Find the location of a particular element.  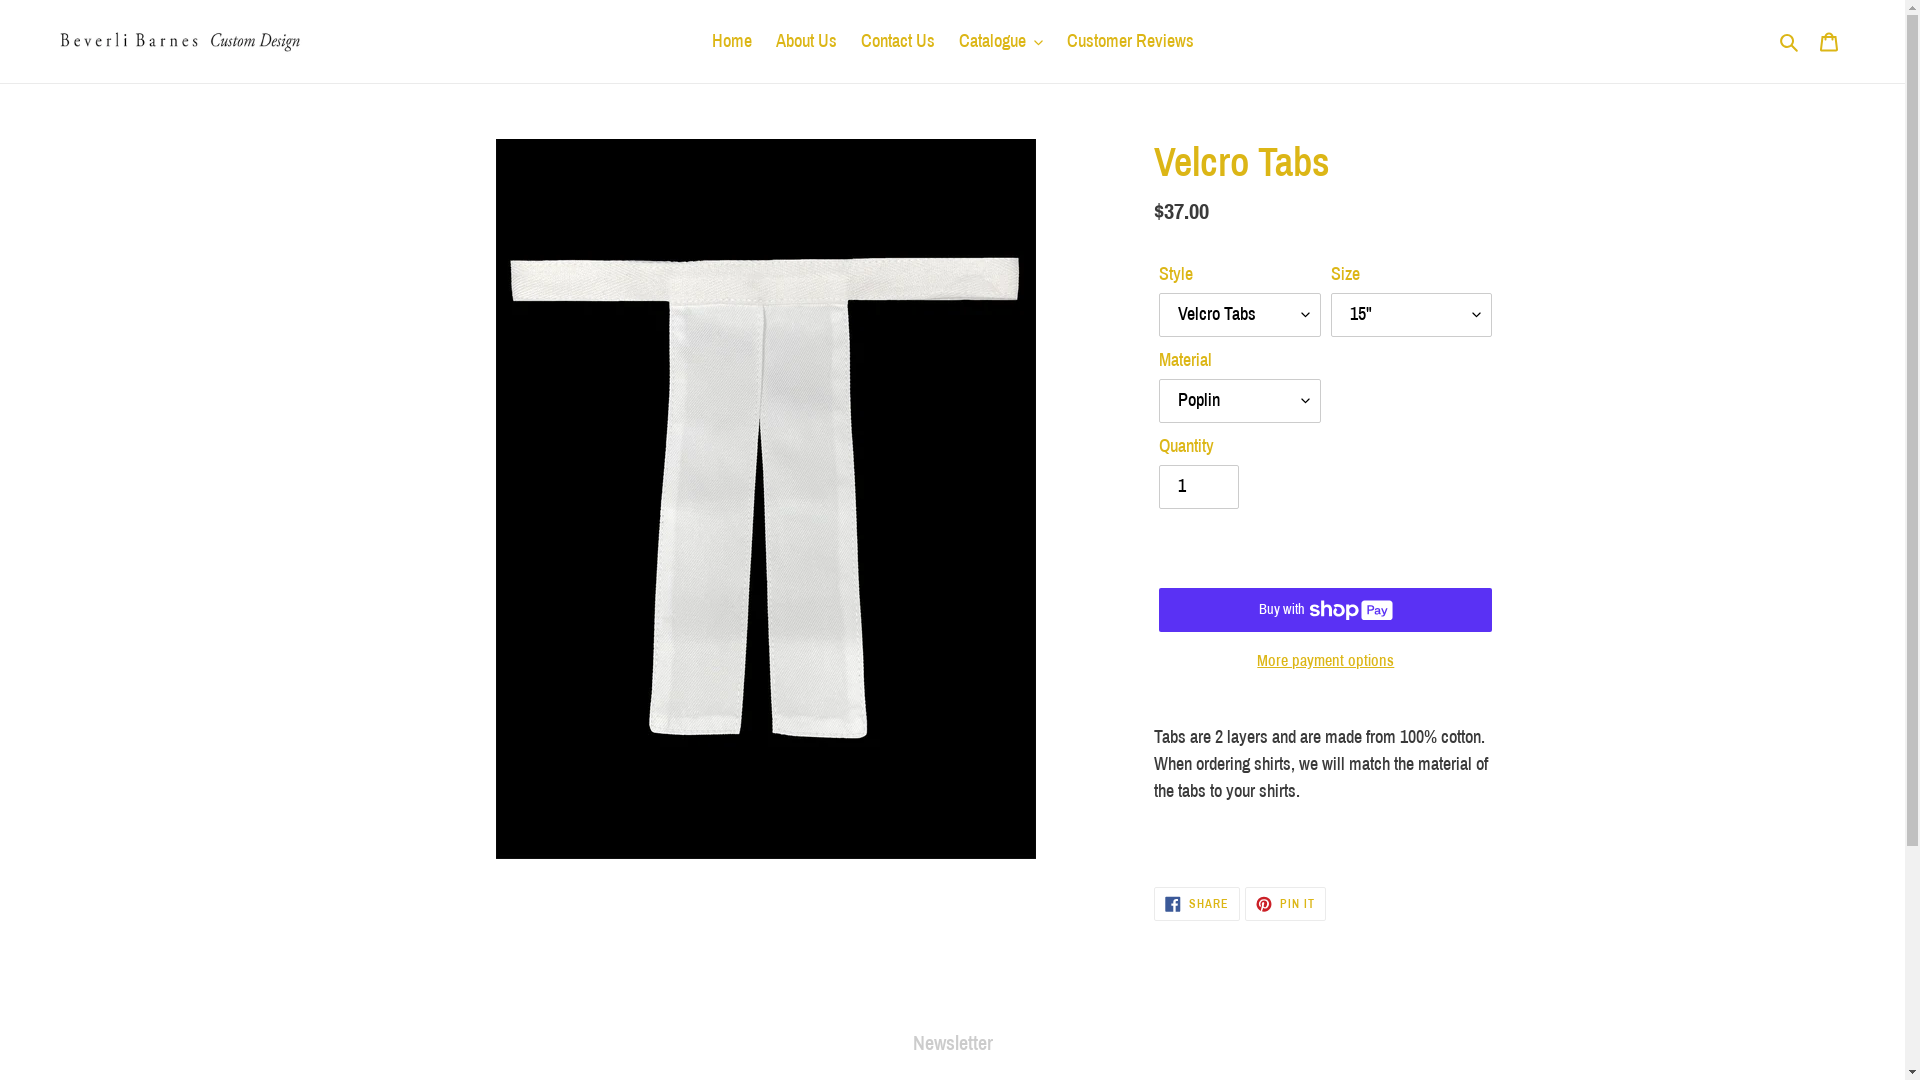

'SHARE is located at coordinates (1196, 903).